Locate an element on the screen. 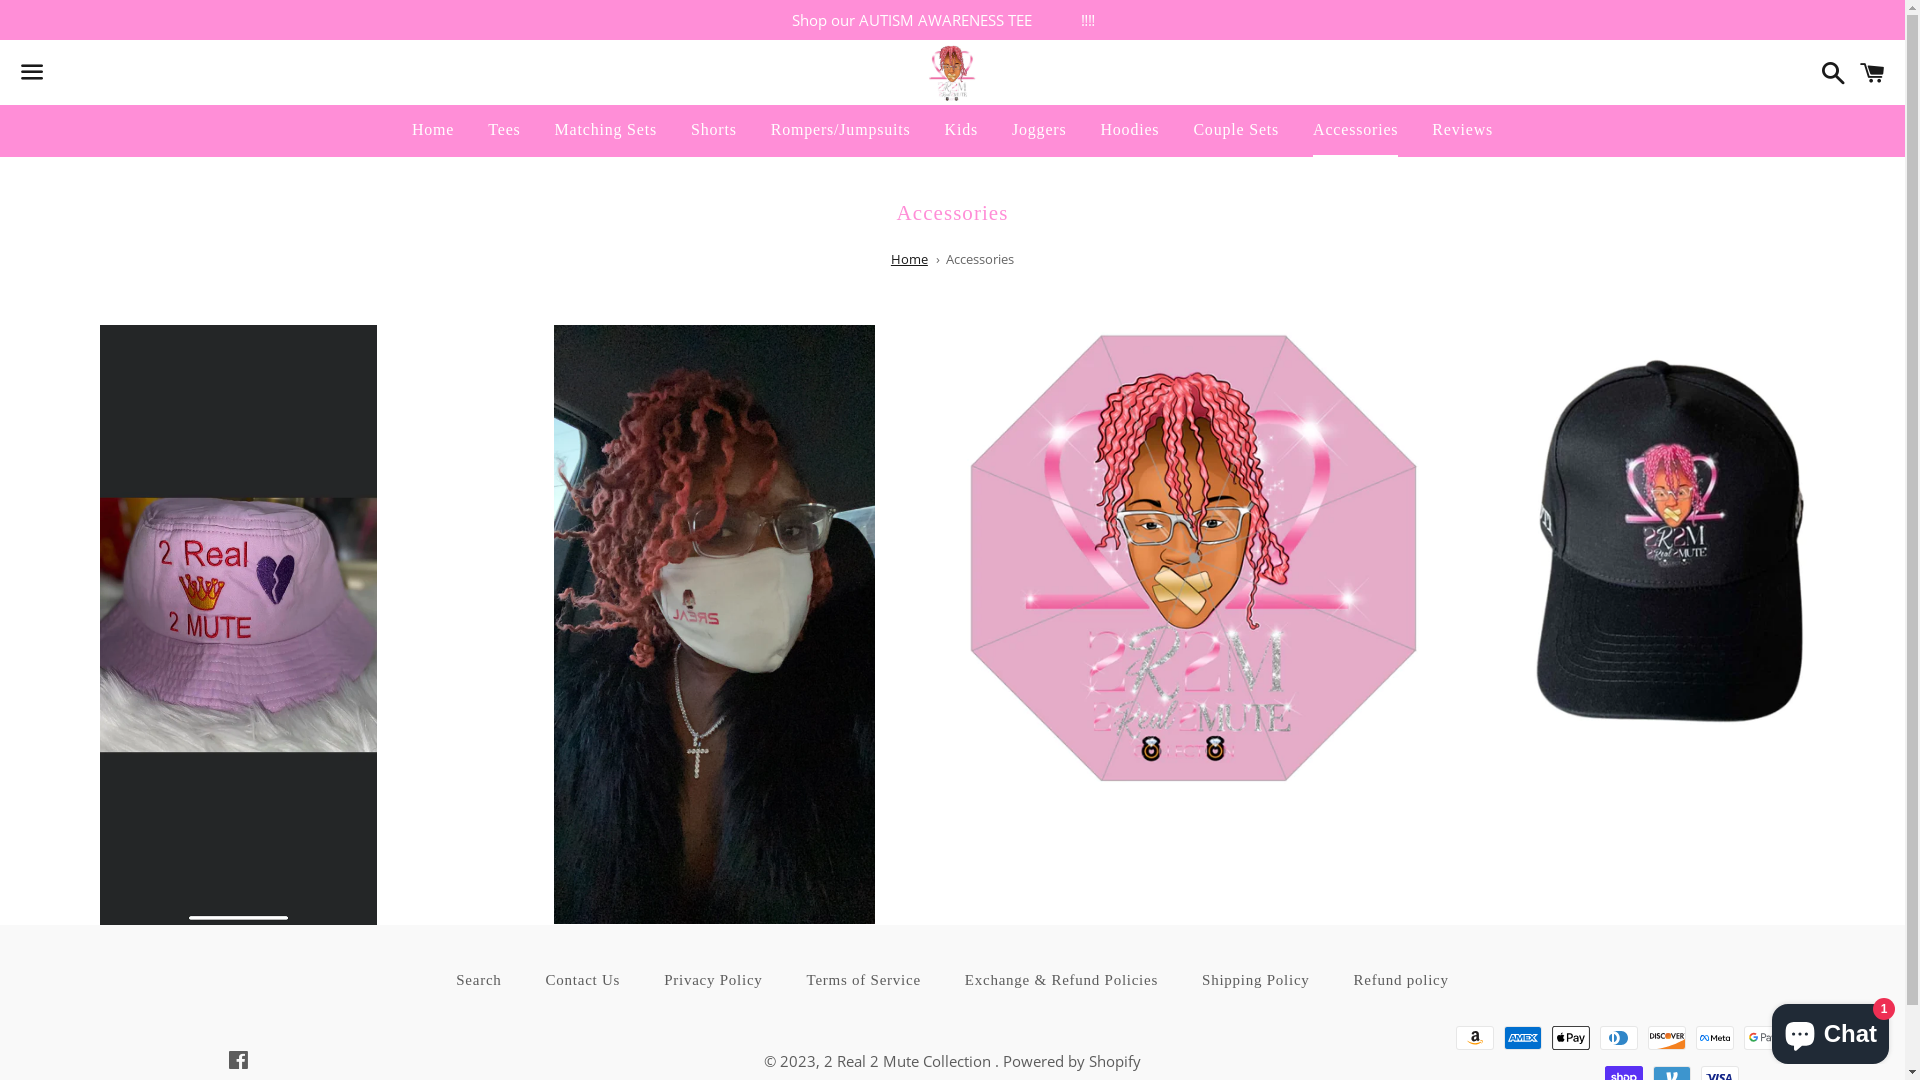 The height and width of the screenshot is (1080, 1920). 'Cart' is located at coordinates (1871, 71).